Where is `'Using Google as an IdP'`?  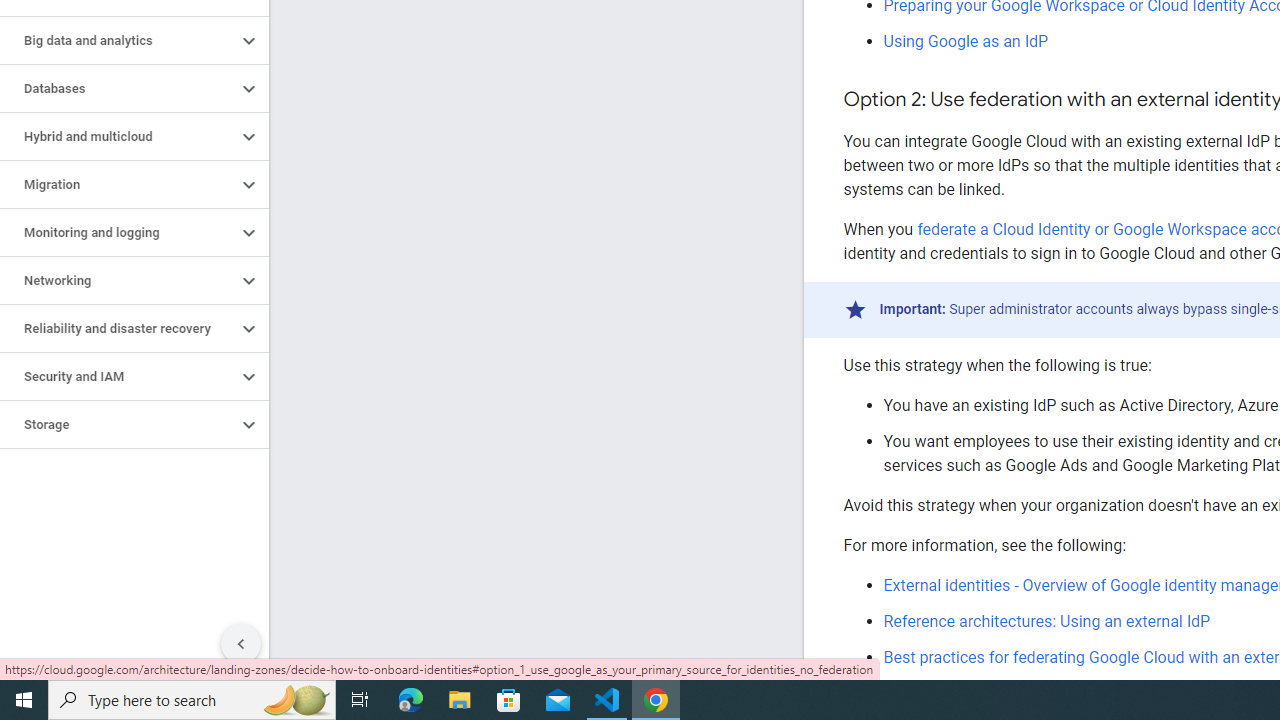 'Using Google as an IdP' is located at coordinates (966, 41).